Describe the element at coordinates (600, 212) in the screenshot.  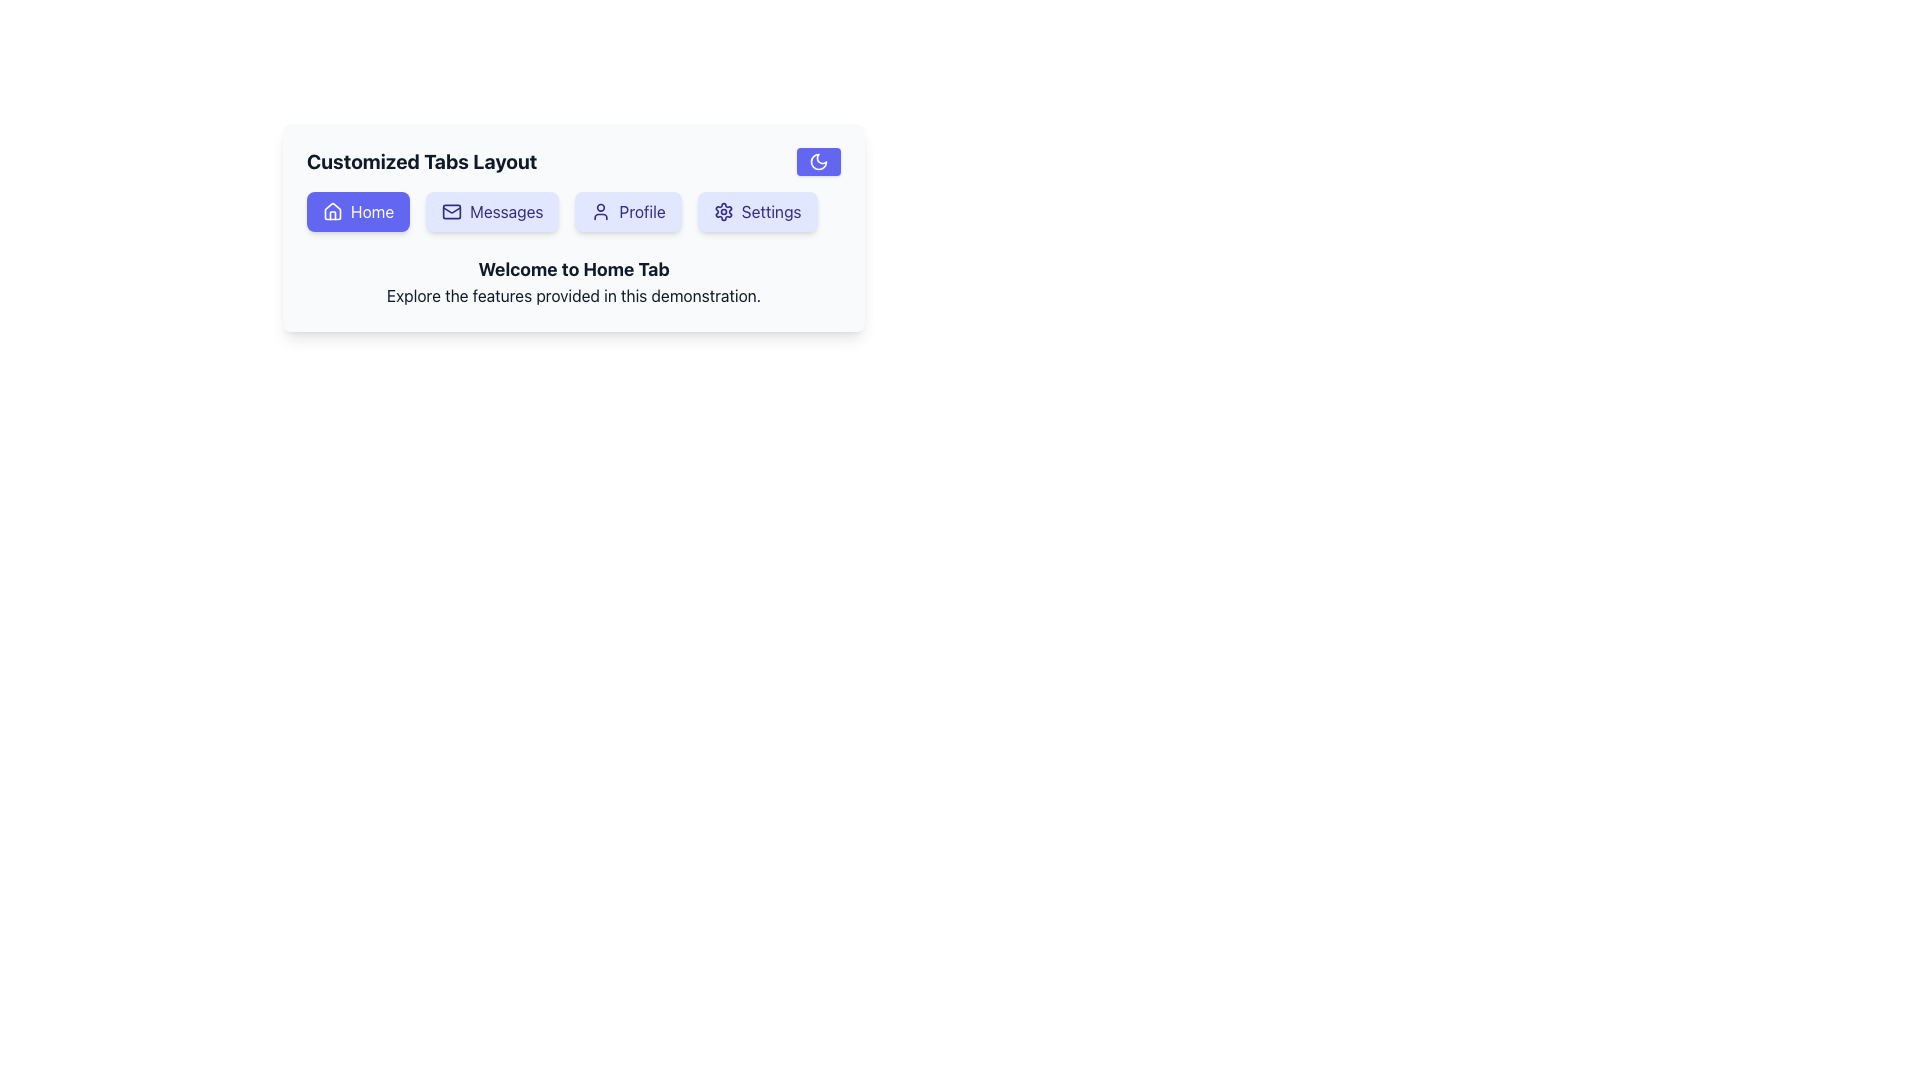
I see `the user profile icon located to the left of the 'Profile' button label, which is situated between the 'Messages' and 'Settings' buttons` at that location.